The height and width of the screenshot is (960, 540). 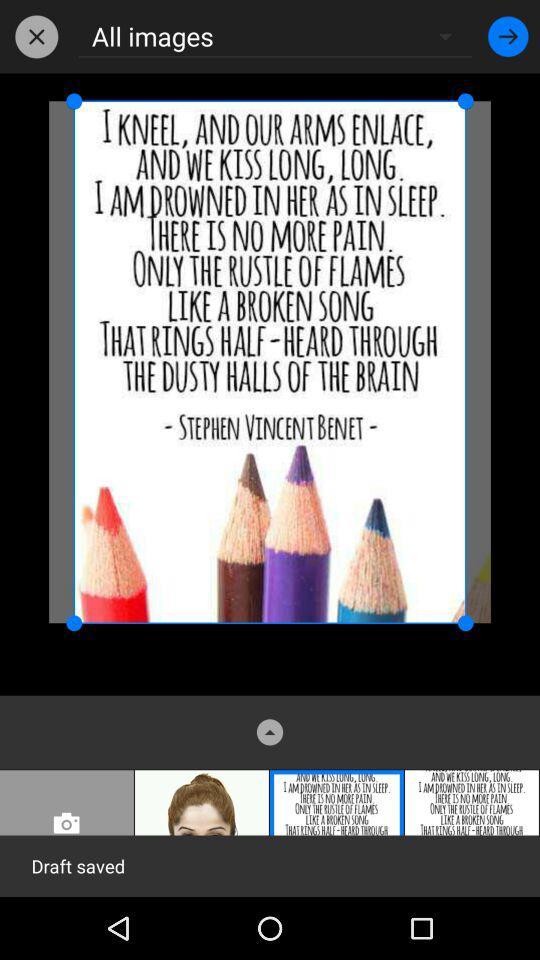 What do you see at coordinates (508, 35) in the screenshot?
I see `icon at the top right corner` at bounding box center [508, 35].